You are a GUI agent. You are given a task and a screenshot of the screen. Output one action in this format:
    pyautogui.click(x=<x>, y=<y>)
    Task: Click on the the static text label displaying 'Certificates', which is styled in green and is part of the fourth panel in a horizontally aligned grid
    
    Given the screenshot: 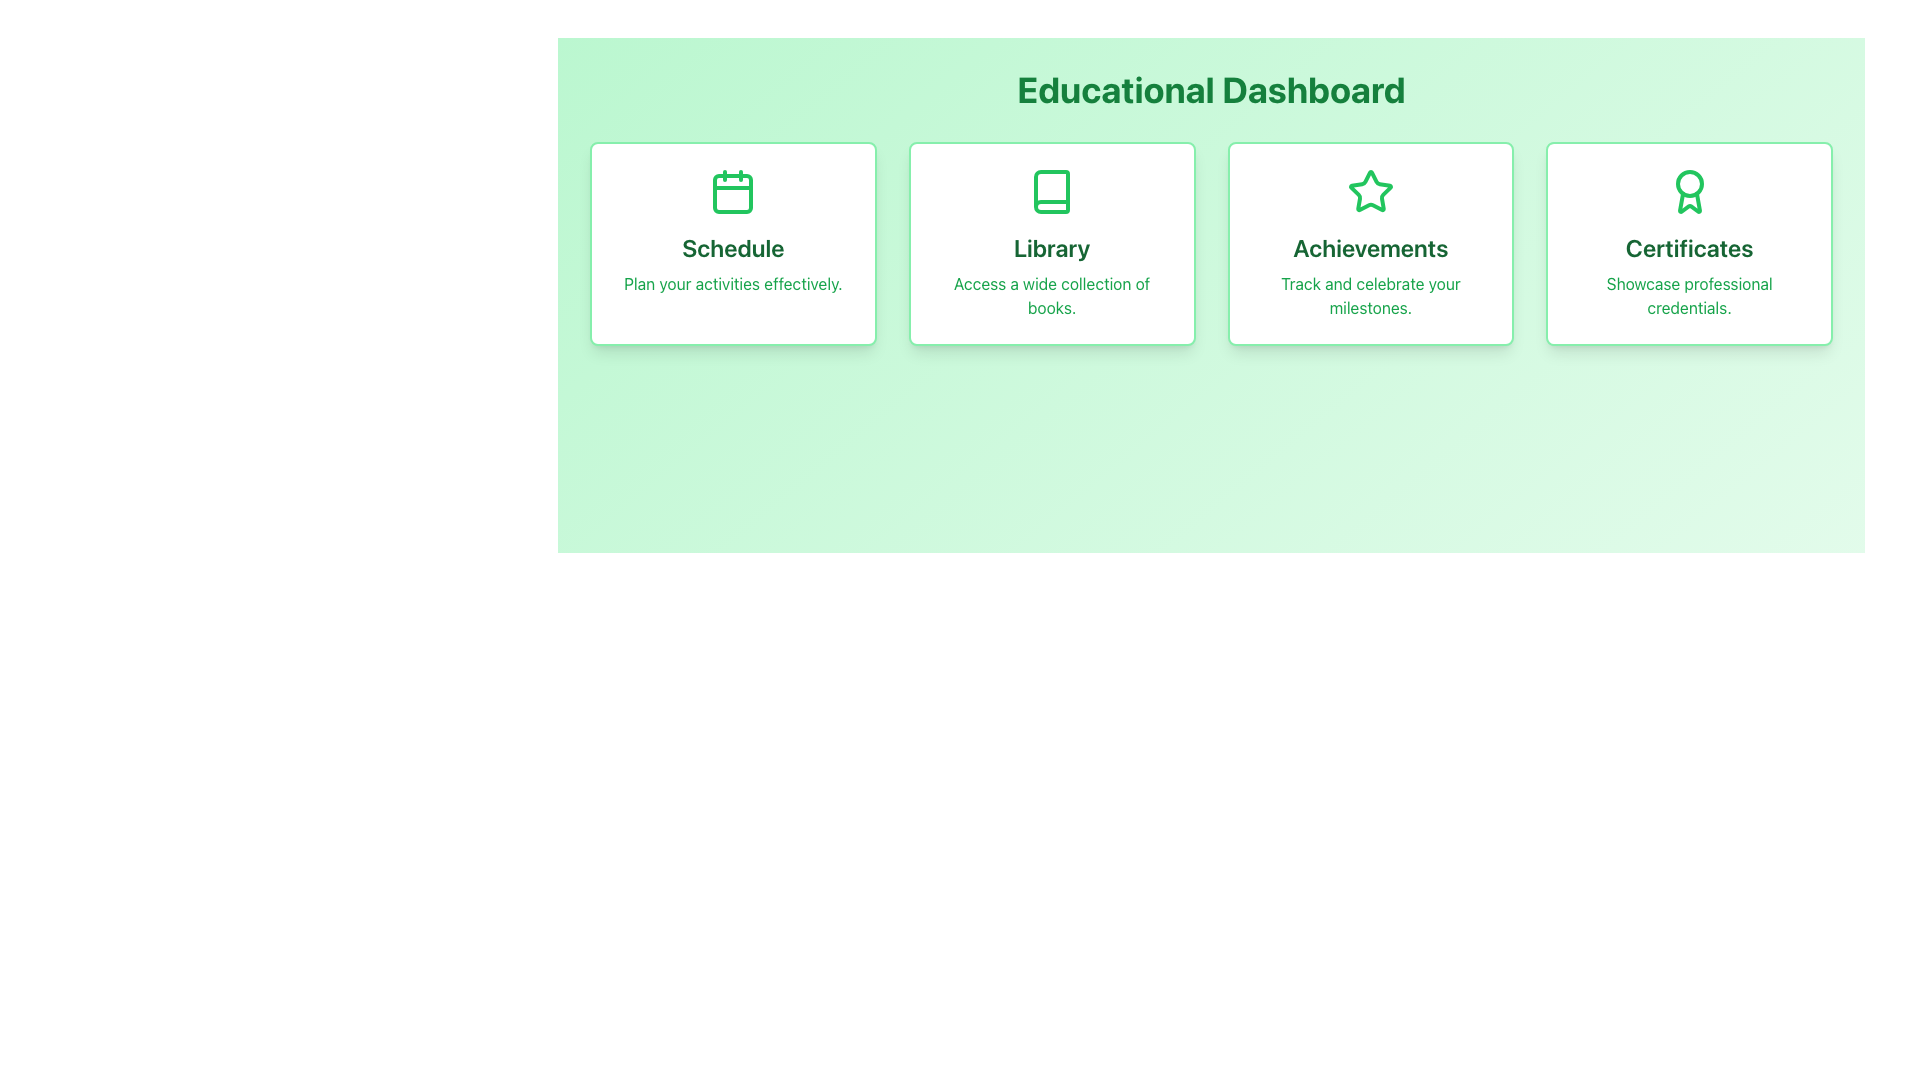 What is the action you would take?
    pyautogui.click(x=1688, y=246)
    